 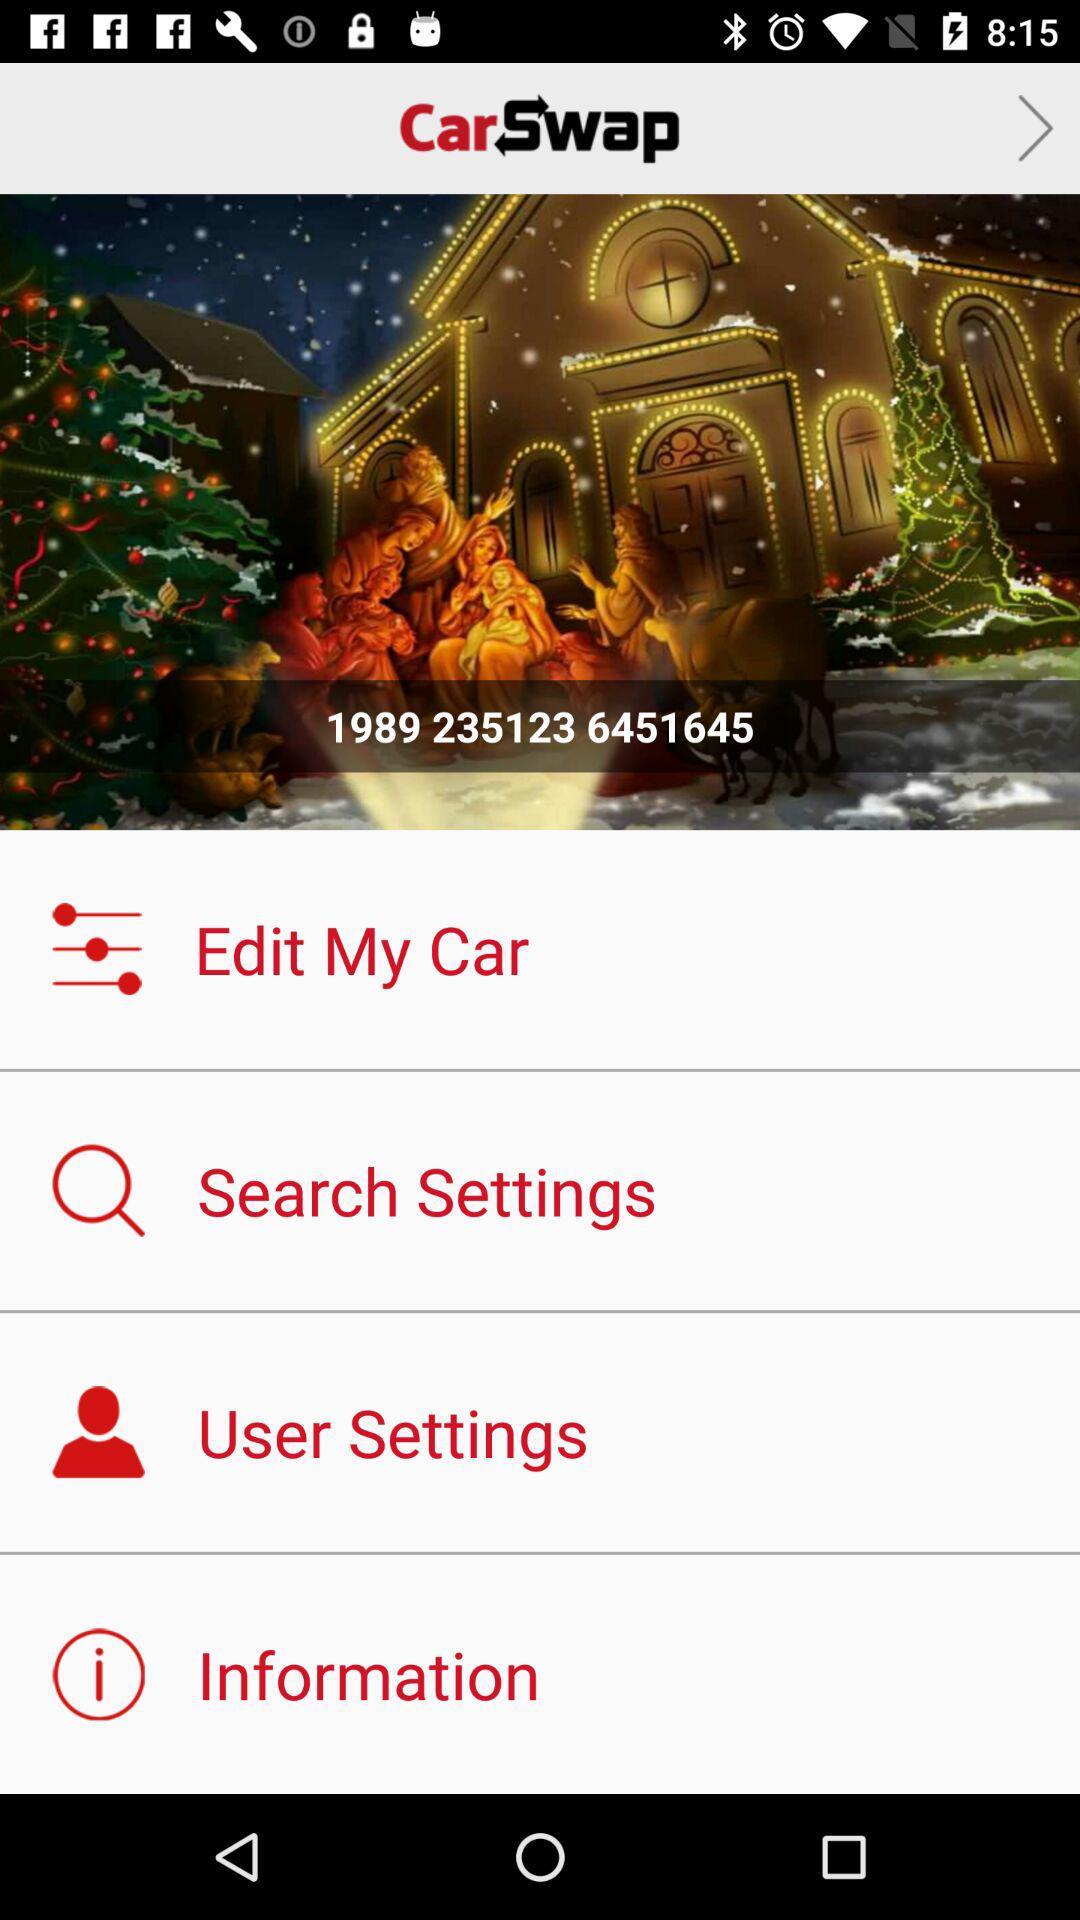 What do you see at coordinates (1035, 127) in the screenshot?
I see `the play icon` at bounding box center [1035, 127].